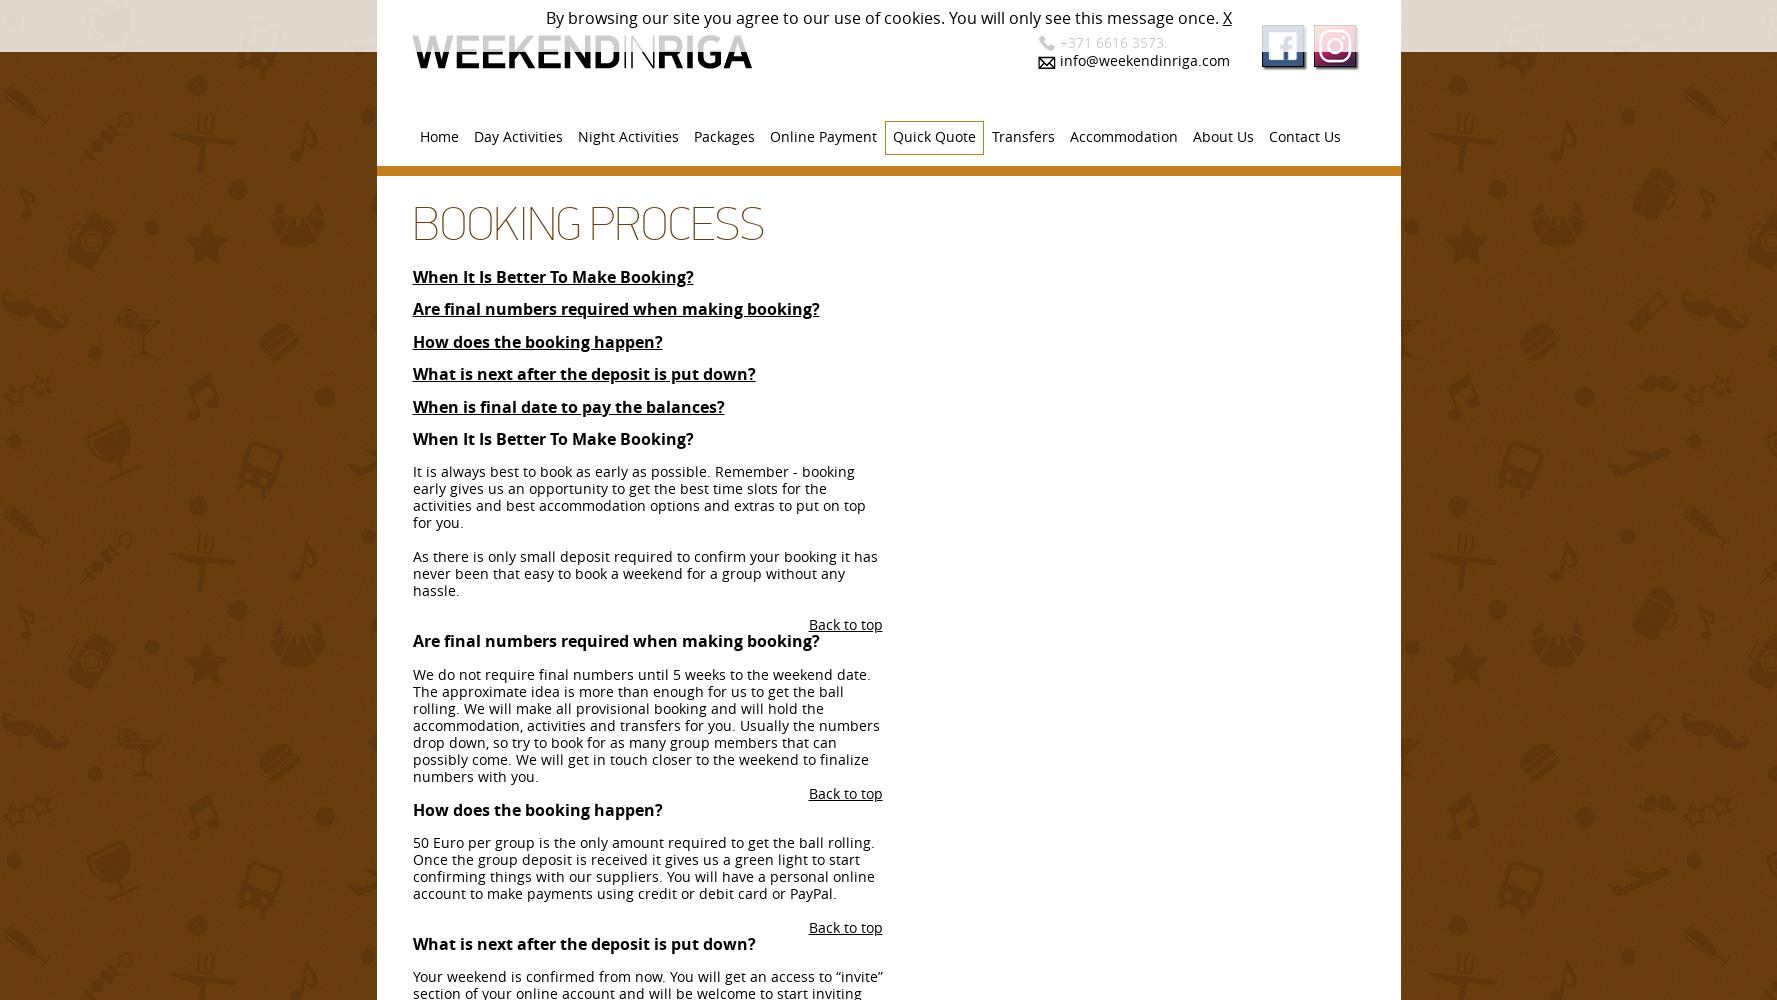 The width and height of the screenshot is (1777, 1000). I want to click on 'Booking Process', so click(411, 223).